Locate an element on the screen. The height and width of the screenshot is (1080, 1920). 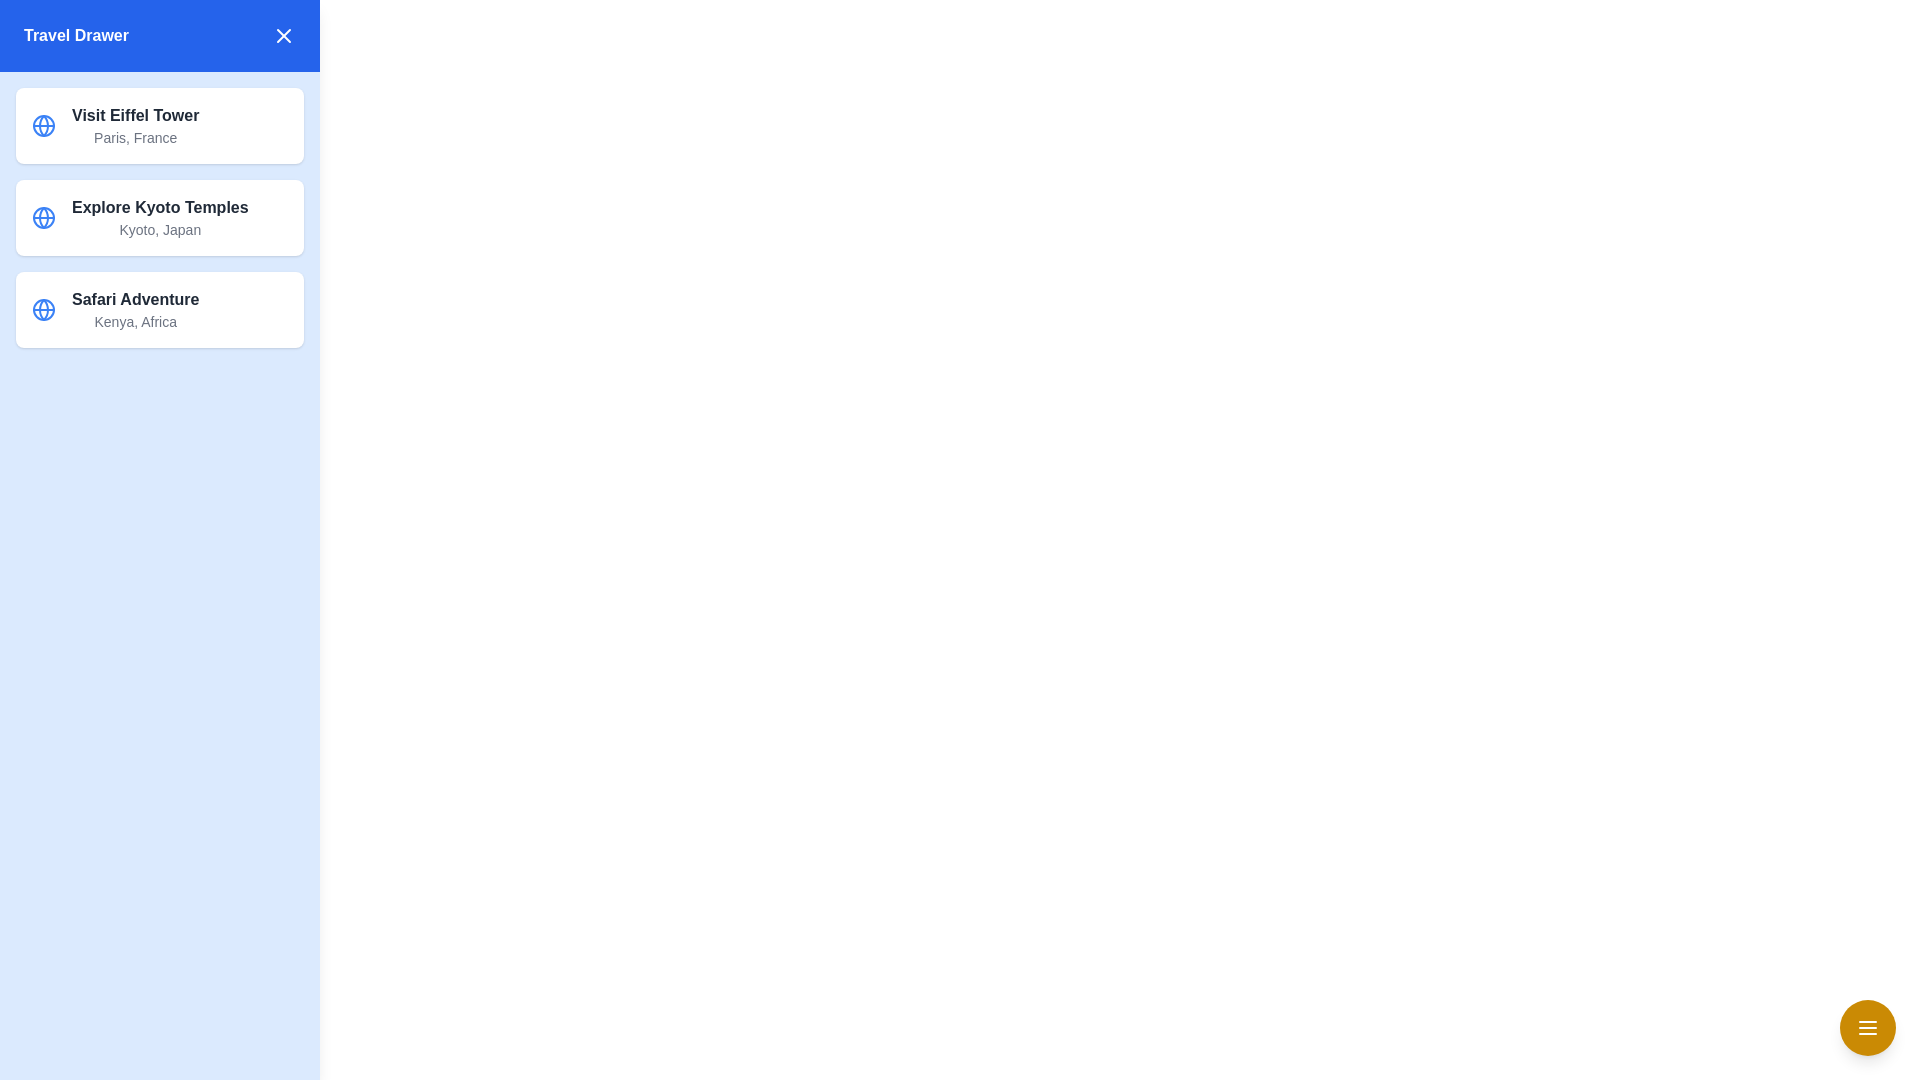
the bold text label reading 'Explore Kyoto Temples' located in the second item of the vertical list in the side navigation drawer is located at coordinates (160, 208).